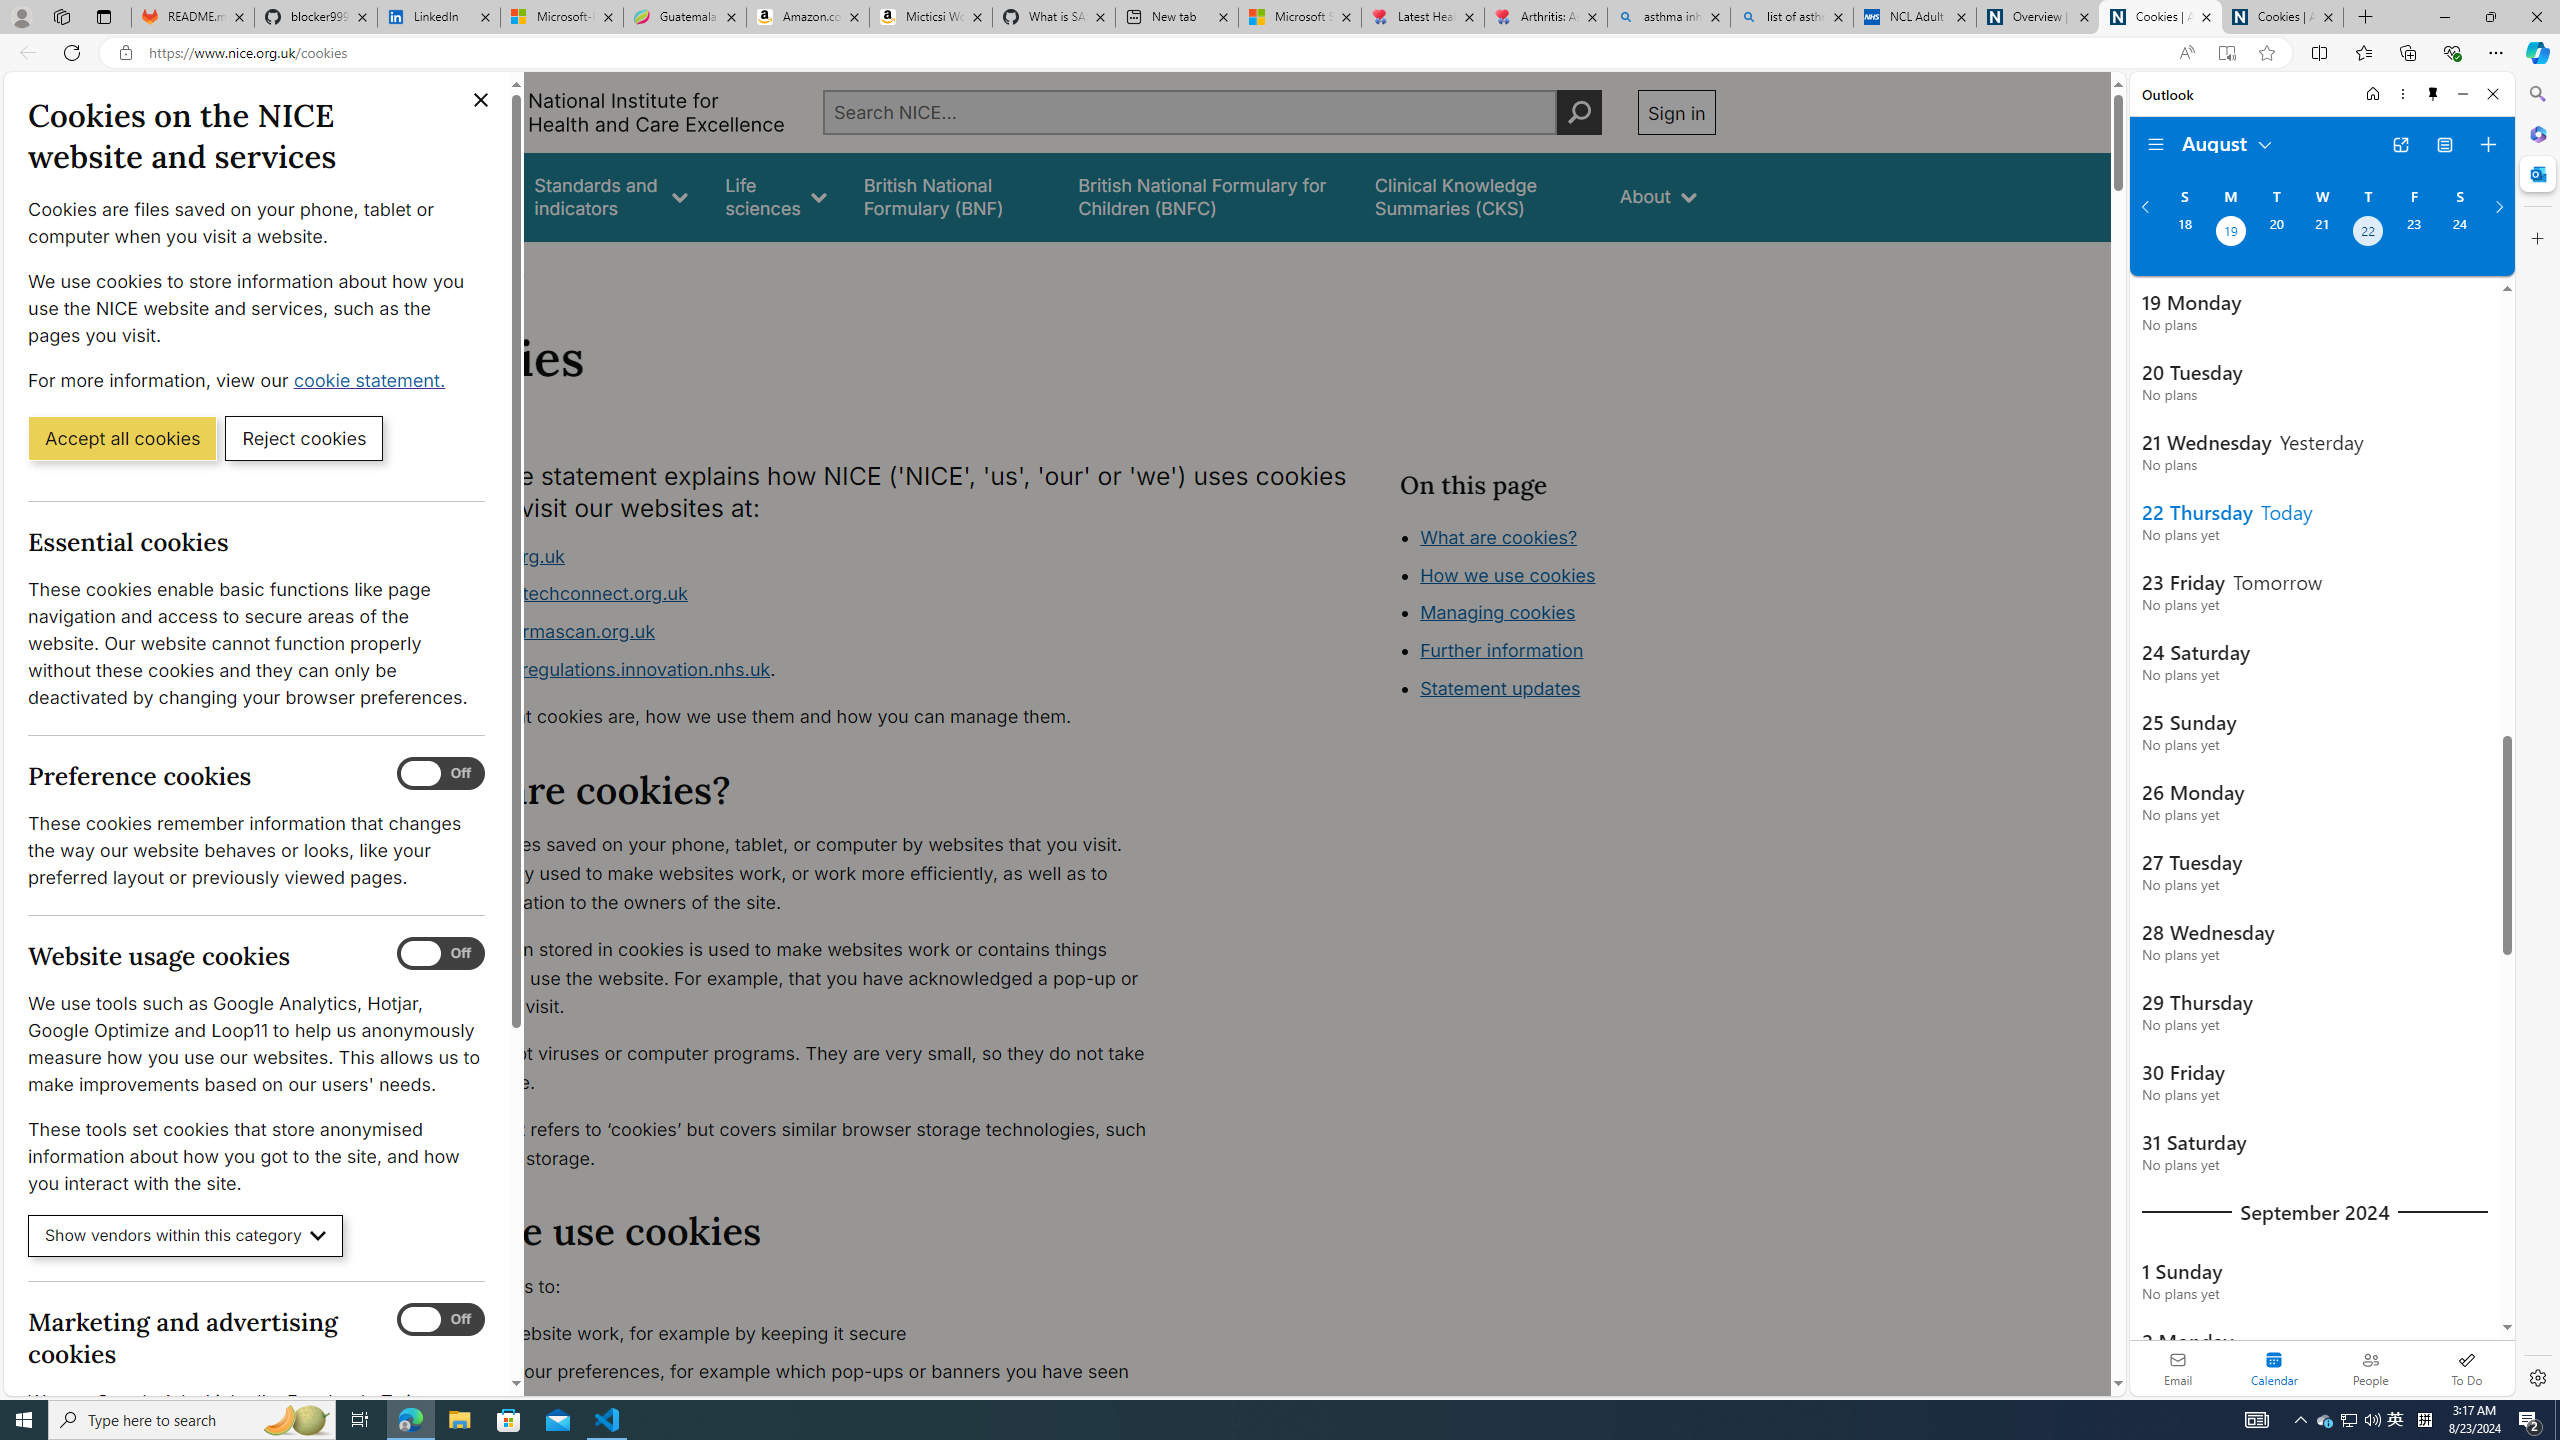 Image resolution: width=2560 pixels, height=1440 pixels. What do you see at coordinates (457, 196) in the screenshot?
I see `'Guidance'` at bounding box center [457, 196].